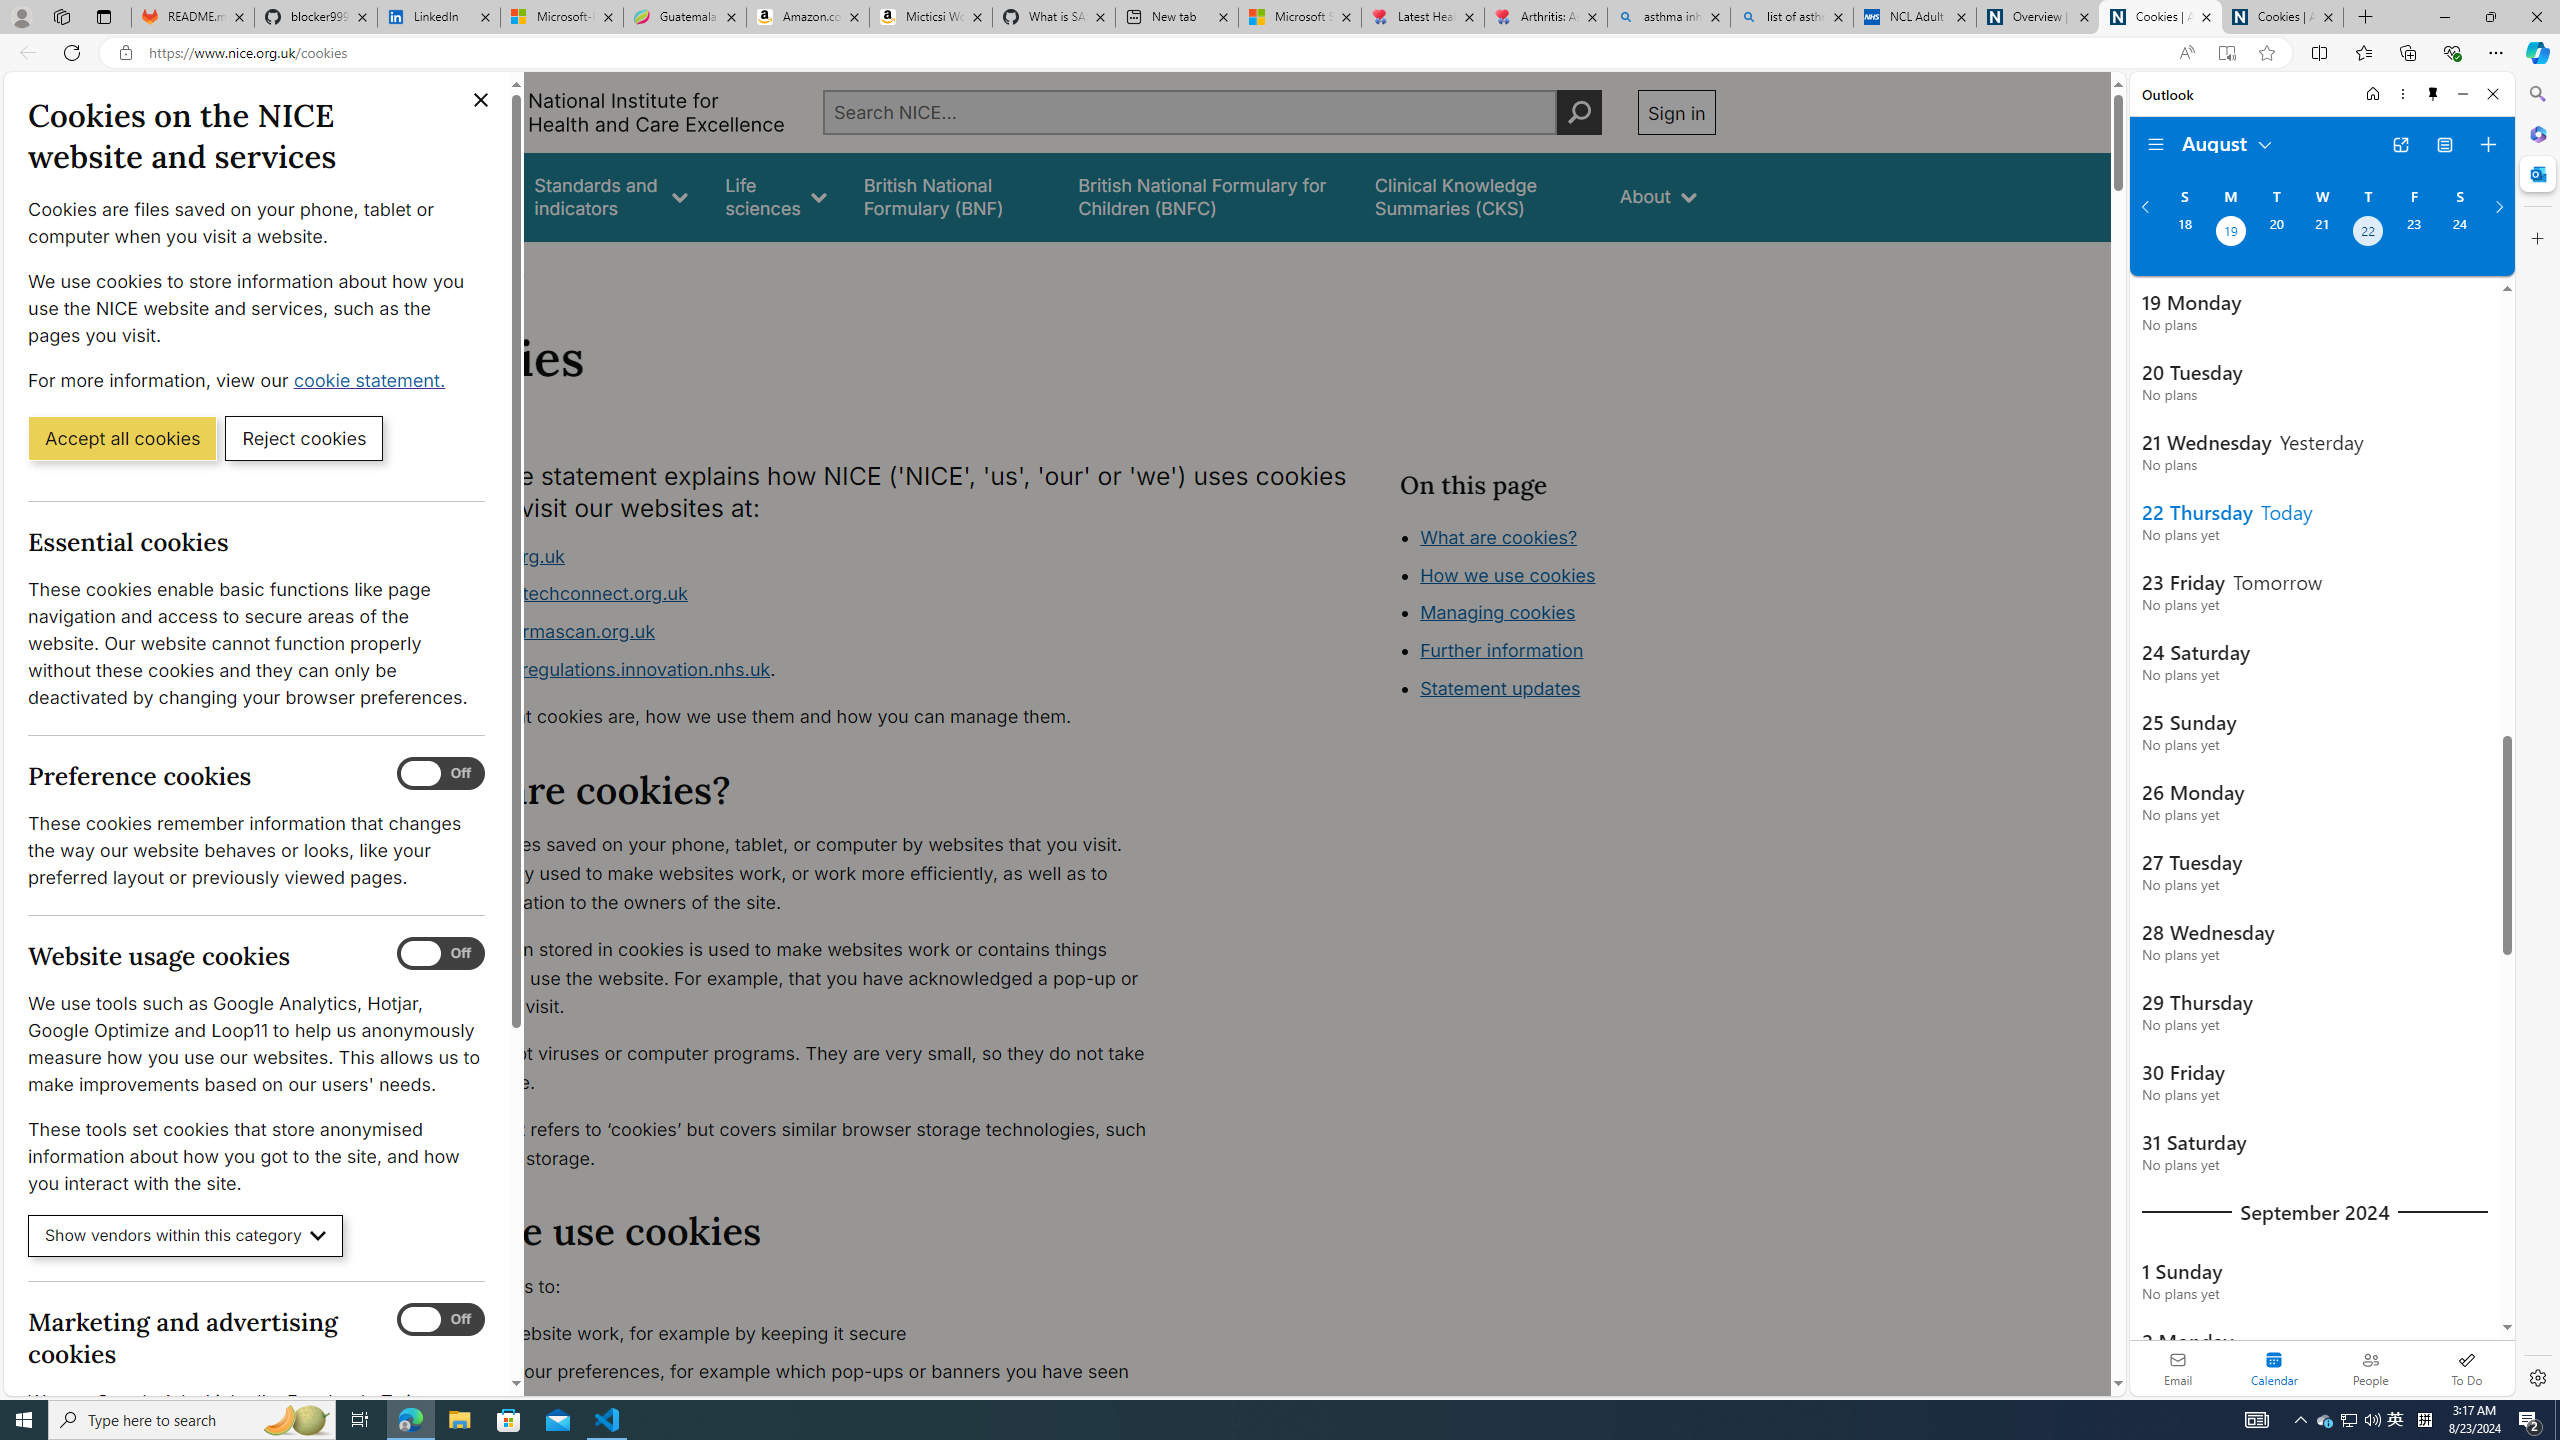 Image resolution: width=2560 pixels, height=1440 pixels. What do you see at coordinates (457, 196) in the screenshot?
I see `'Guidance'` at bounding box center [457, 196].